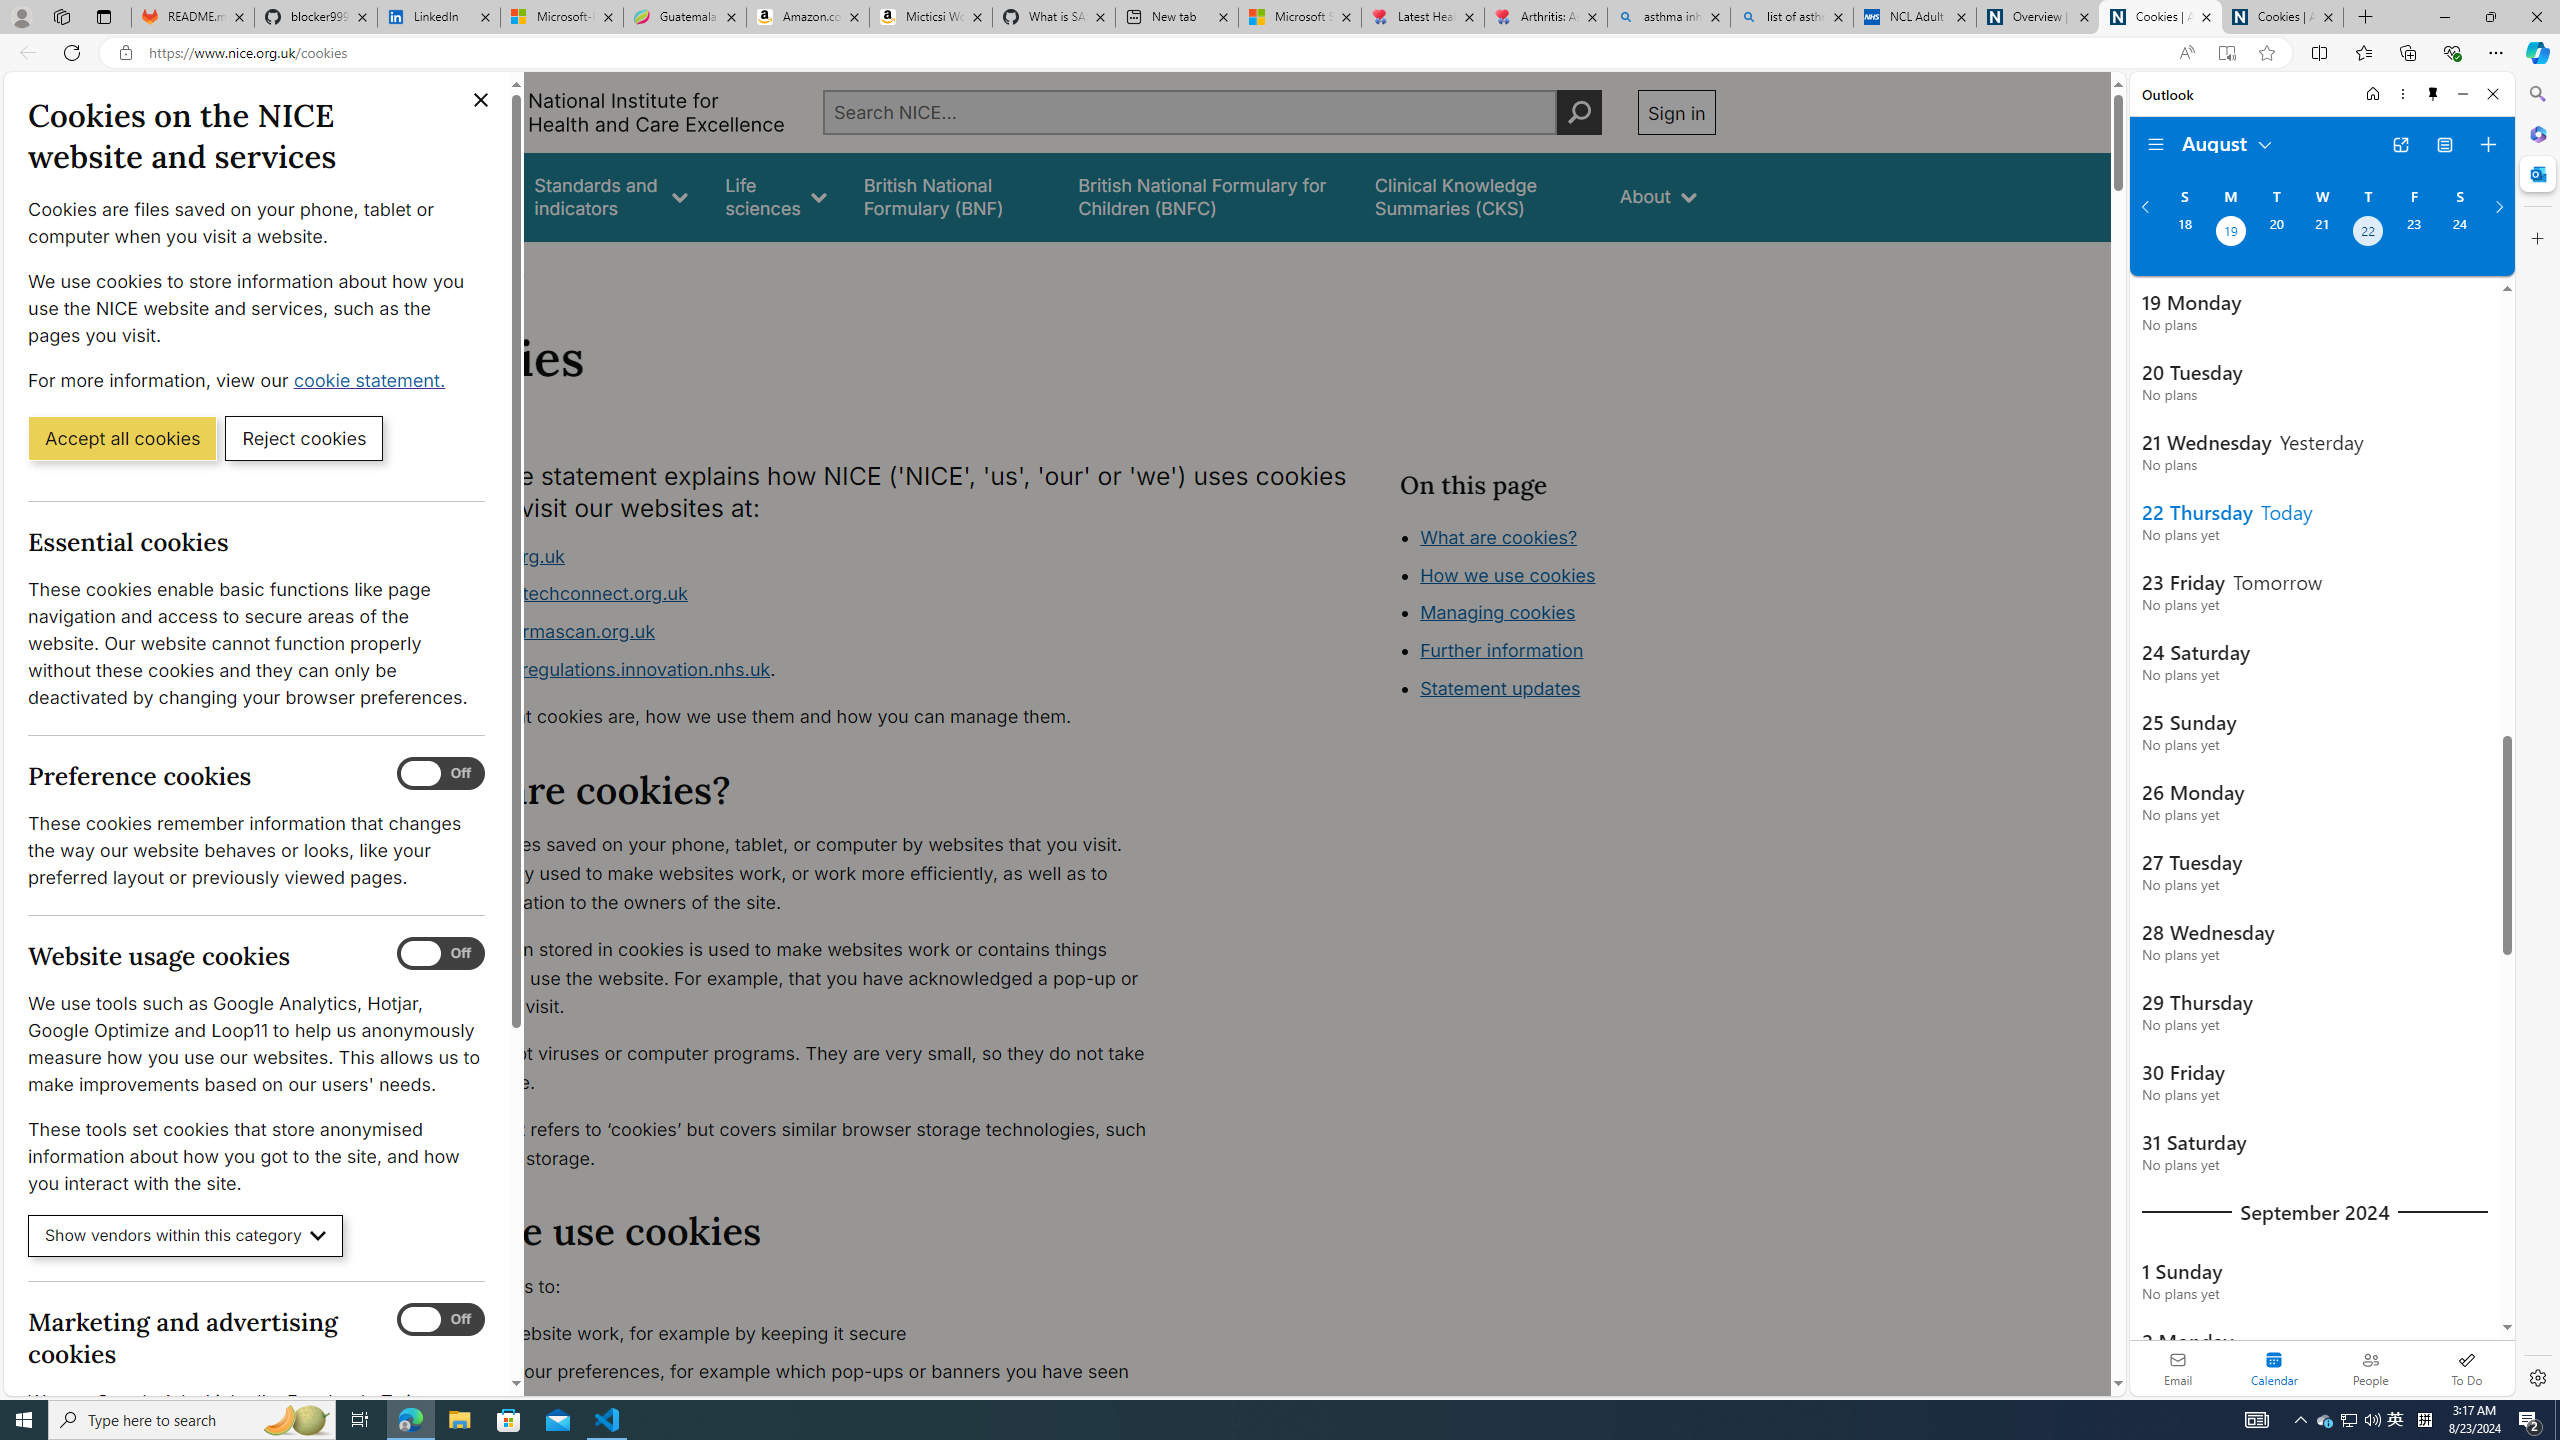 Image resolution: width=2560 pixels, height=1440 pixels. What do you see at coordinates (457, 196) in the screenshot?
I see `'Guidance'` at bounding box center [457, 196].